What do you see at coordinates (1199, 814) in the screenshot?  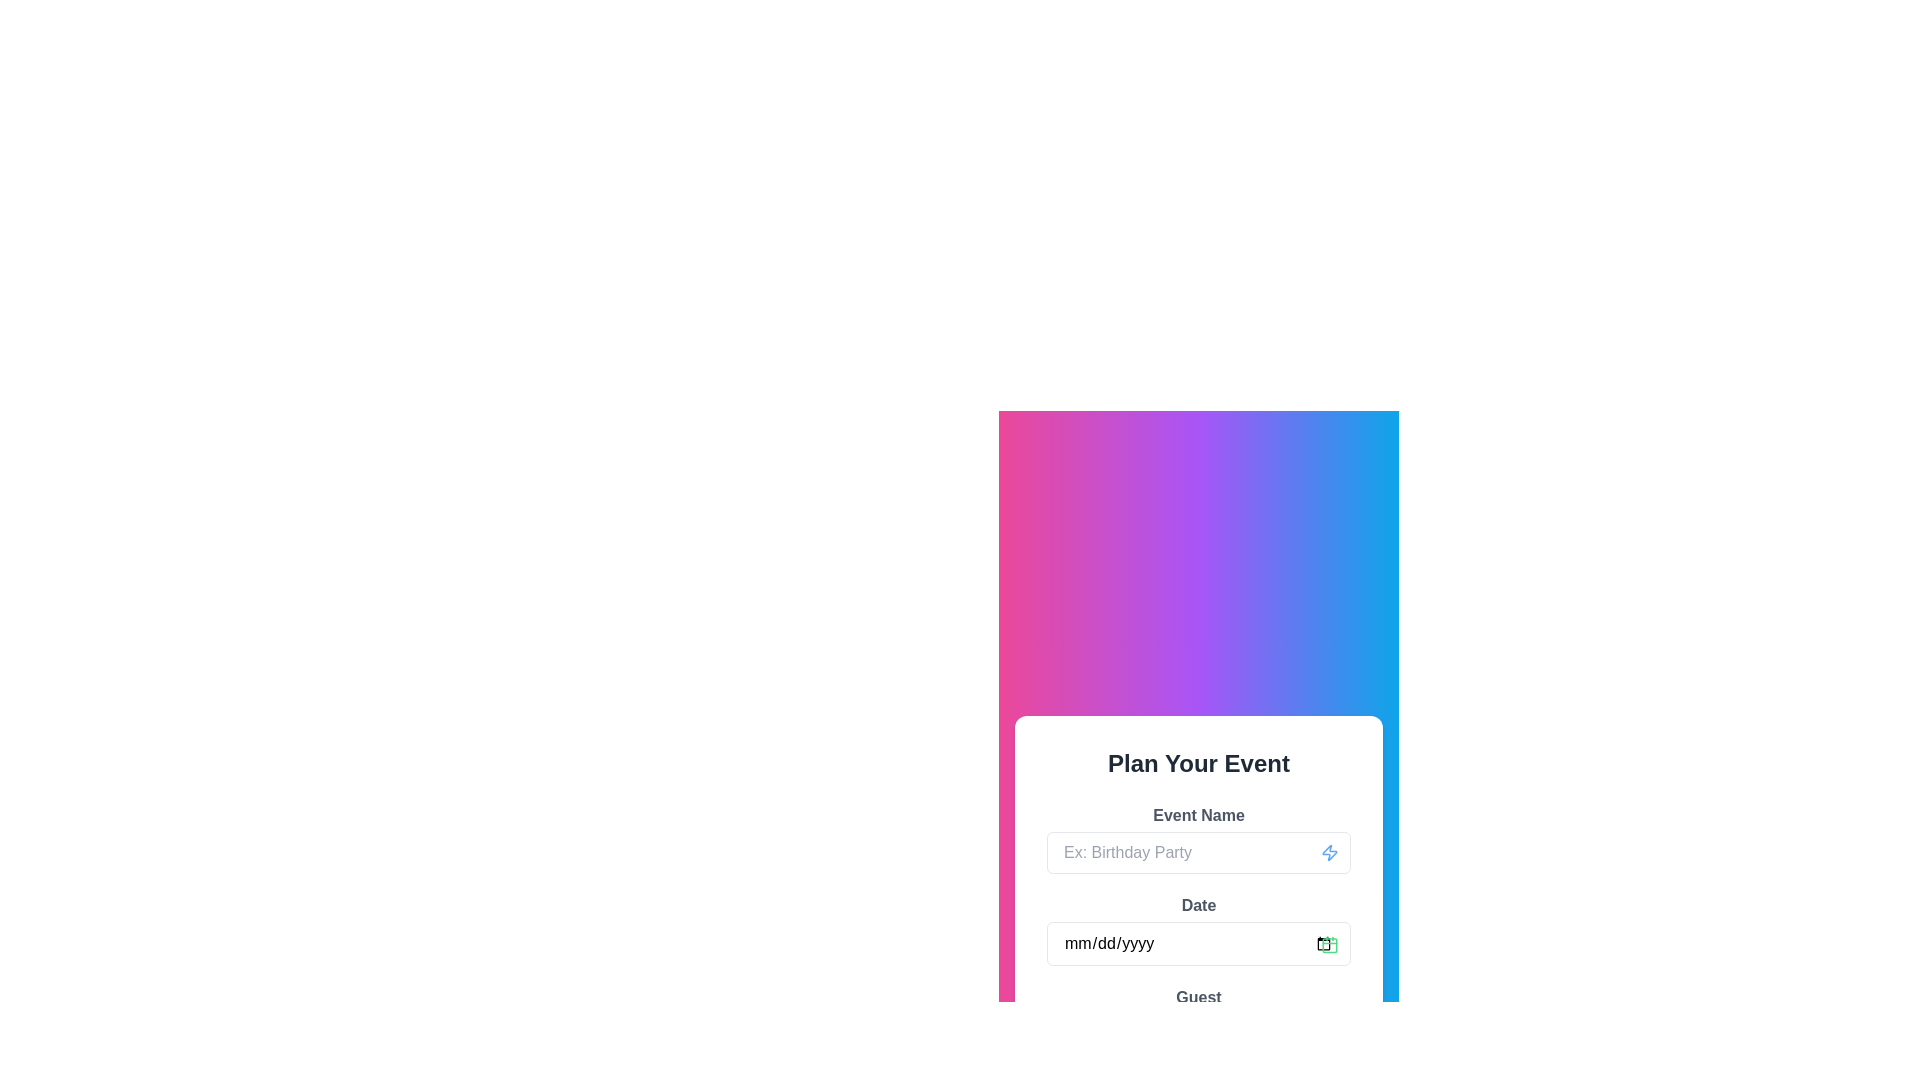 I see `the 'Event Name' label, which is a bold gray text positioned at the top of the form section above the input field labeled 'Ex: Birthday Party'` at bounding box center [1199, 814].